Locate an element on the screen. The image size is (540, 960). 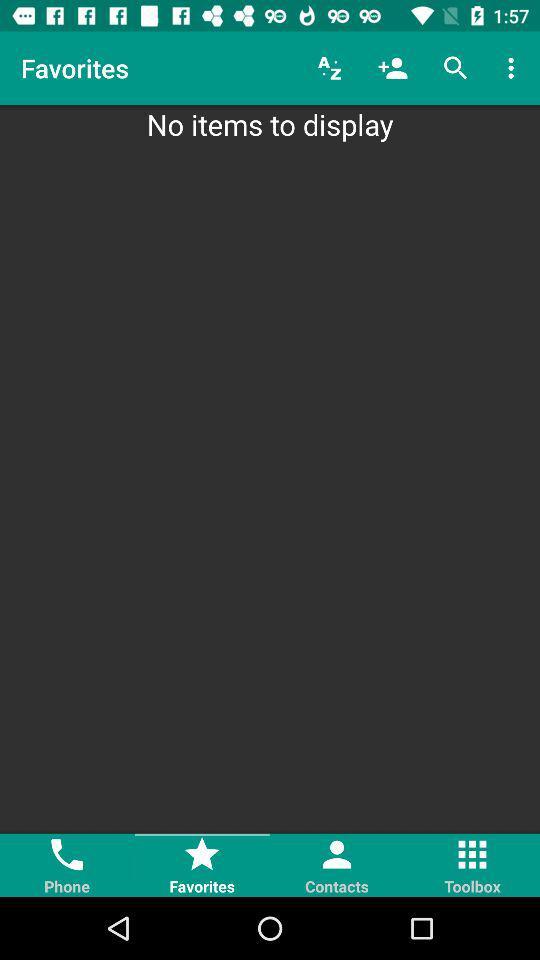
item above no items to icon is located at coordinates (513, 68).